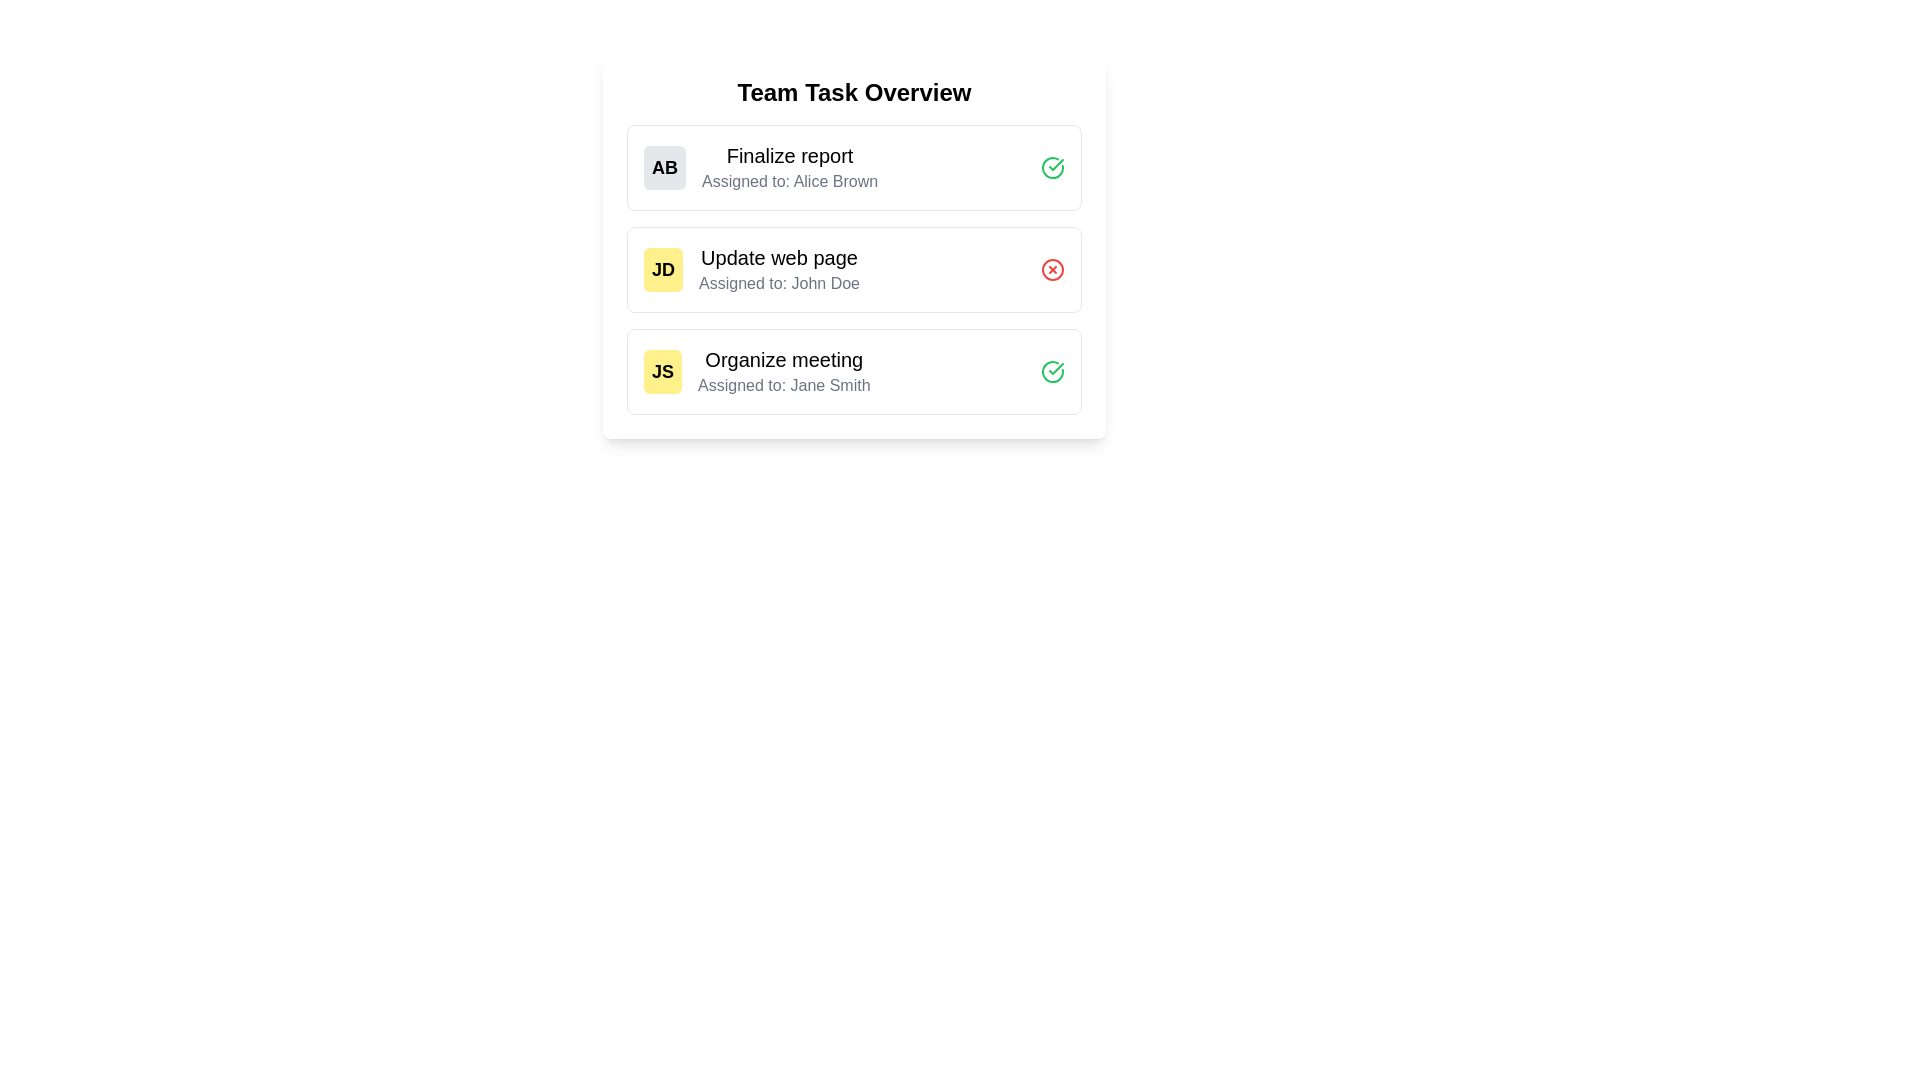 This screenshot has width=1920, height=1080. Describe the element at coordinates (1051, 371) in the screenshot. I see `the completion icon indicating the successful completion of the 'Organize meeting' task assigned to 'Jane Smith', located under the 'Team Task Overview' section` at that location.